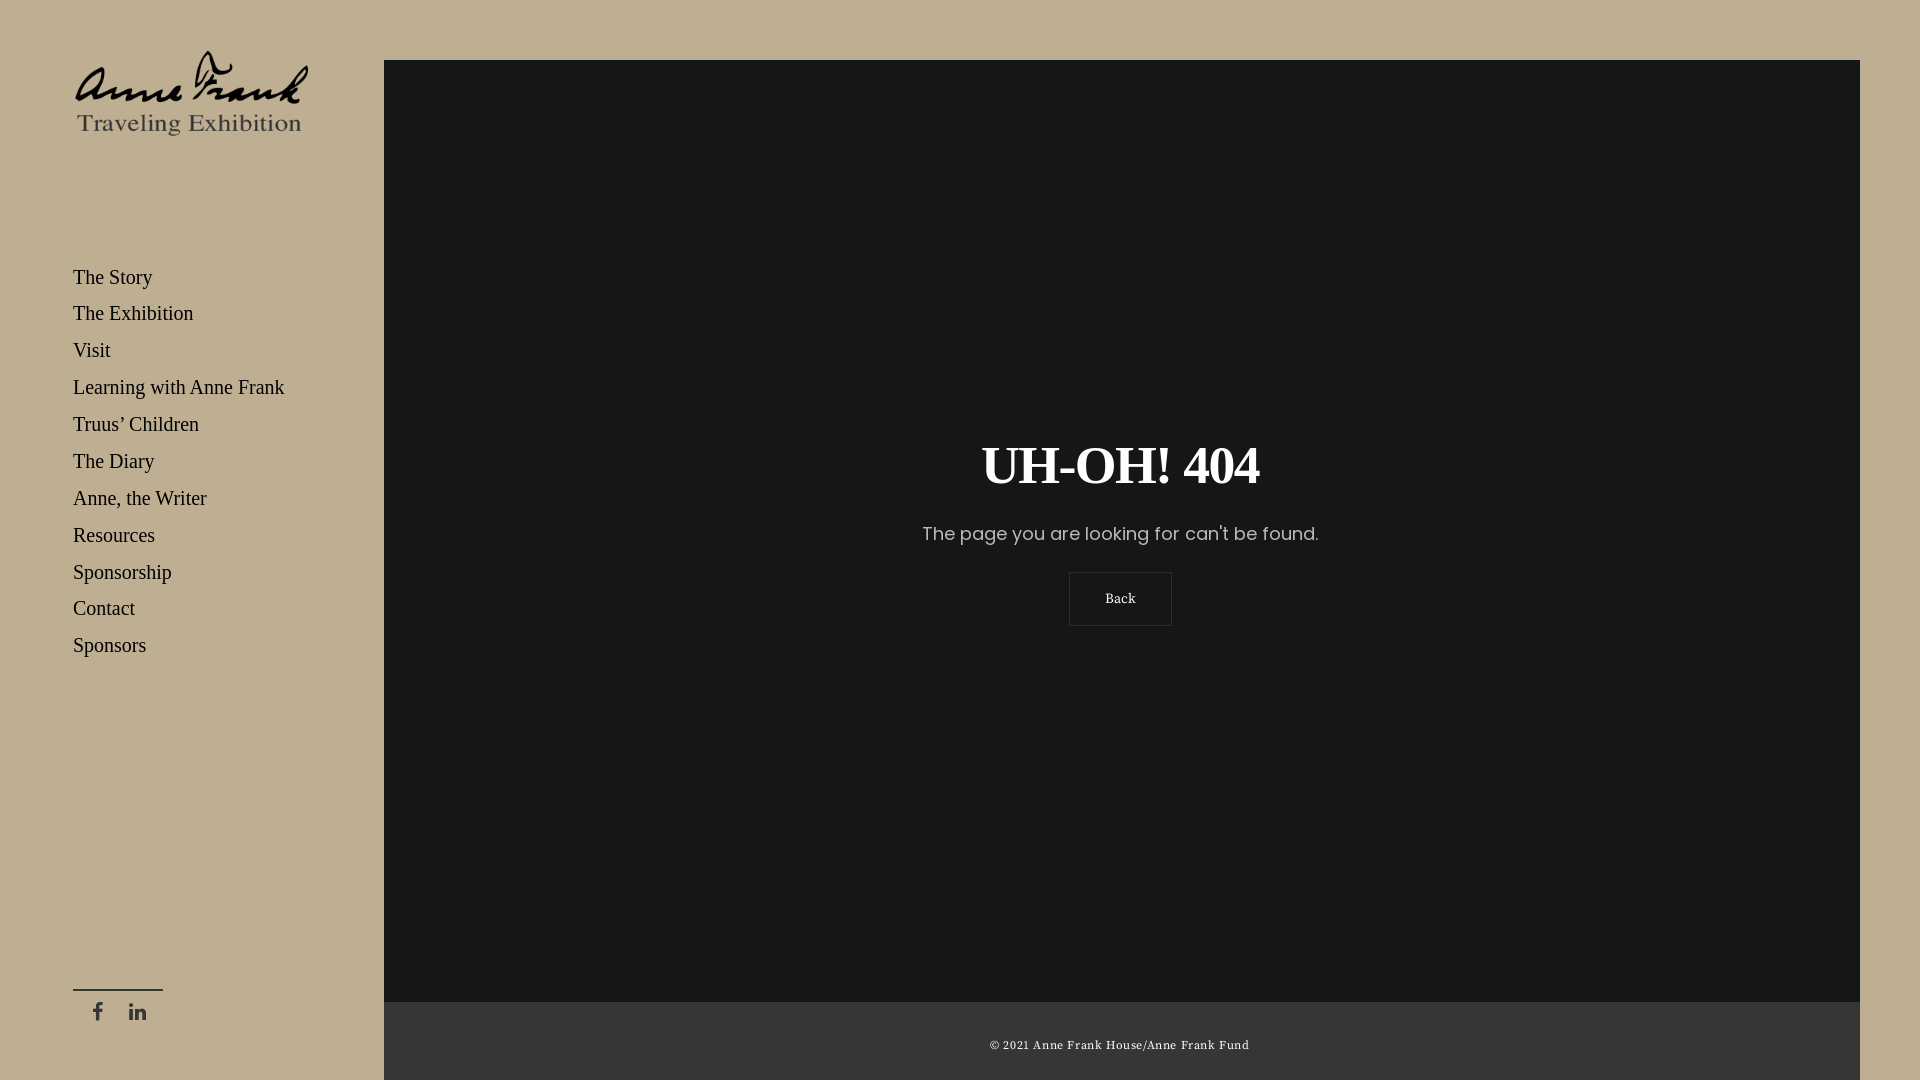  What do you see at coordinates (192, 645) in the screenshot?
I see `'Sponsors'` at bounding box center [192, 645].